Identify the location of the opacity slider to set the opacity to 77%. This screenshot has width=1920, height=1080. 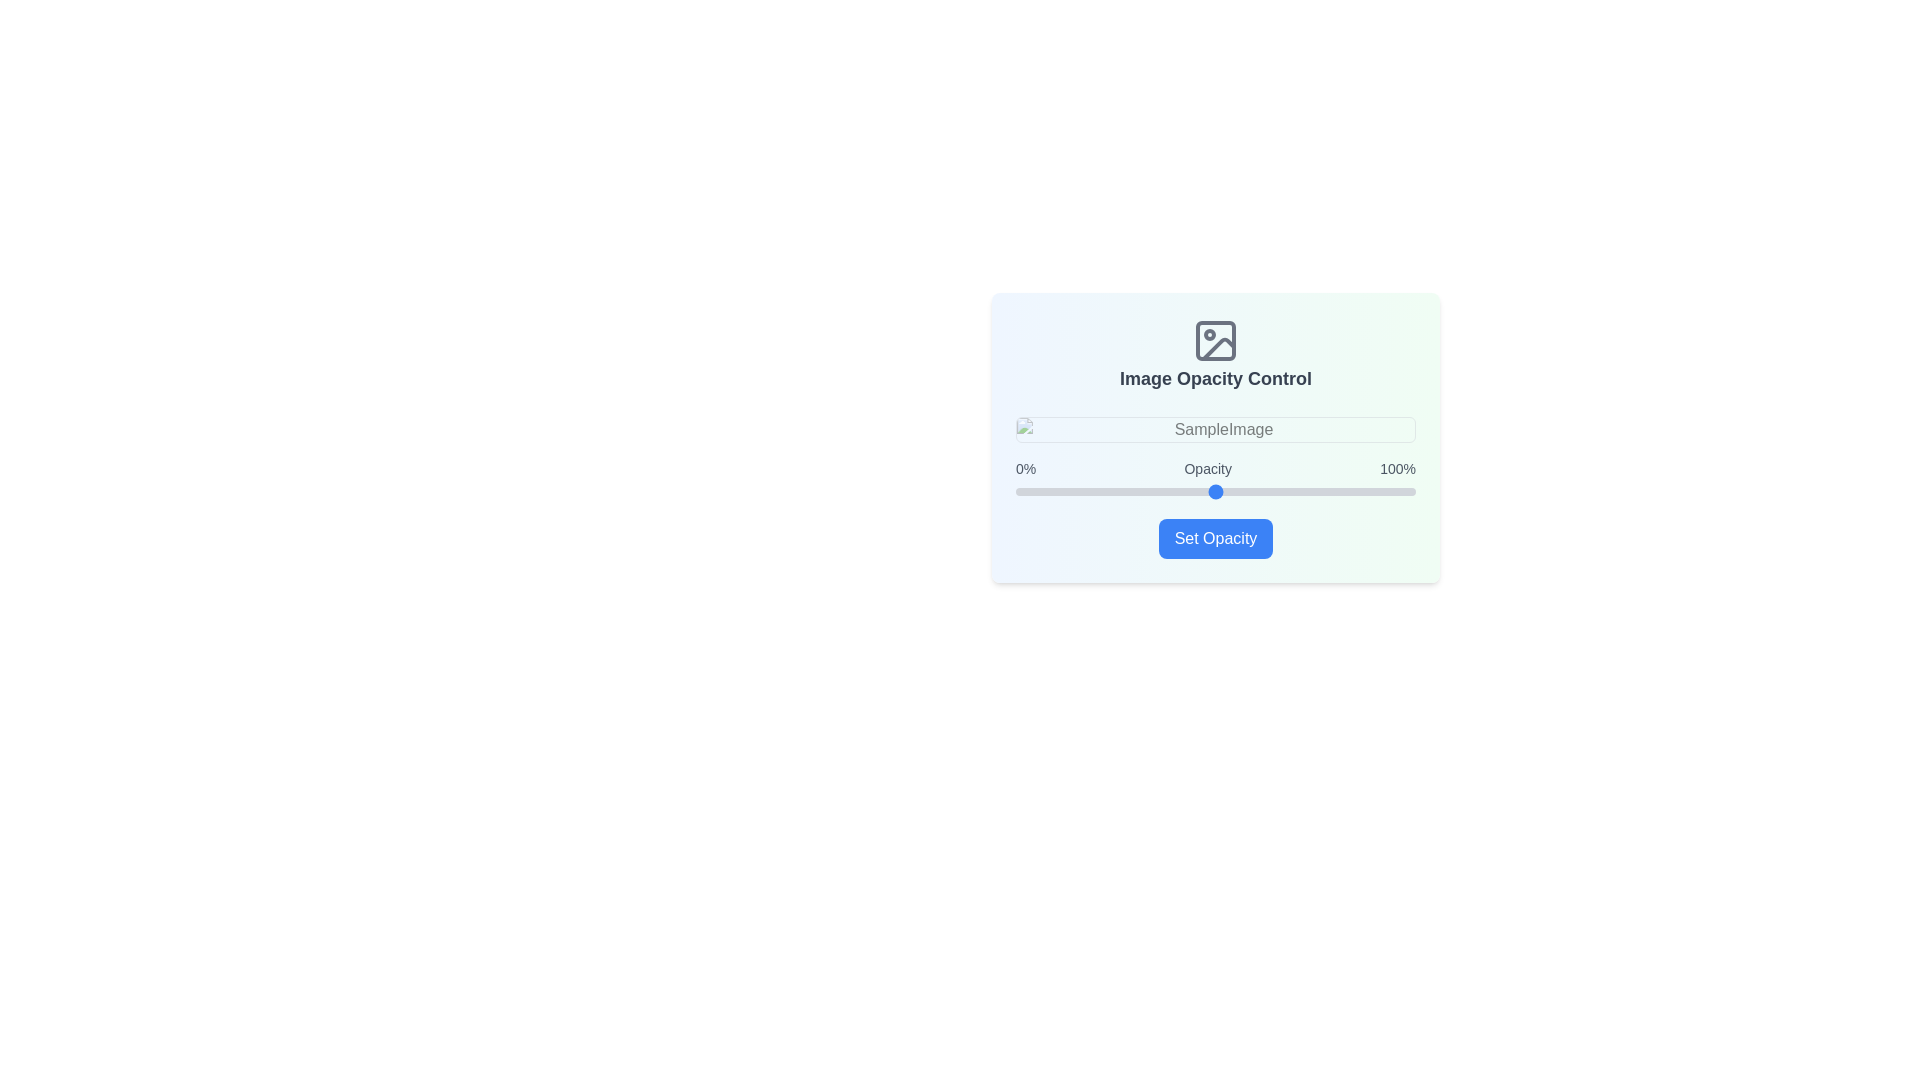
(1324, 492).